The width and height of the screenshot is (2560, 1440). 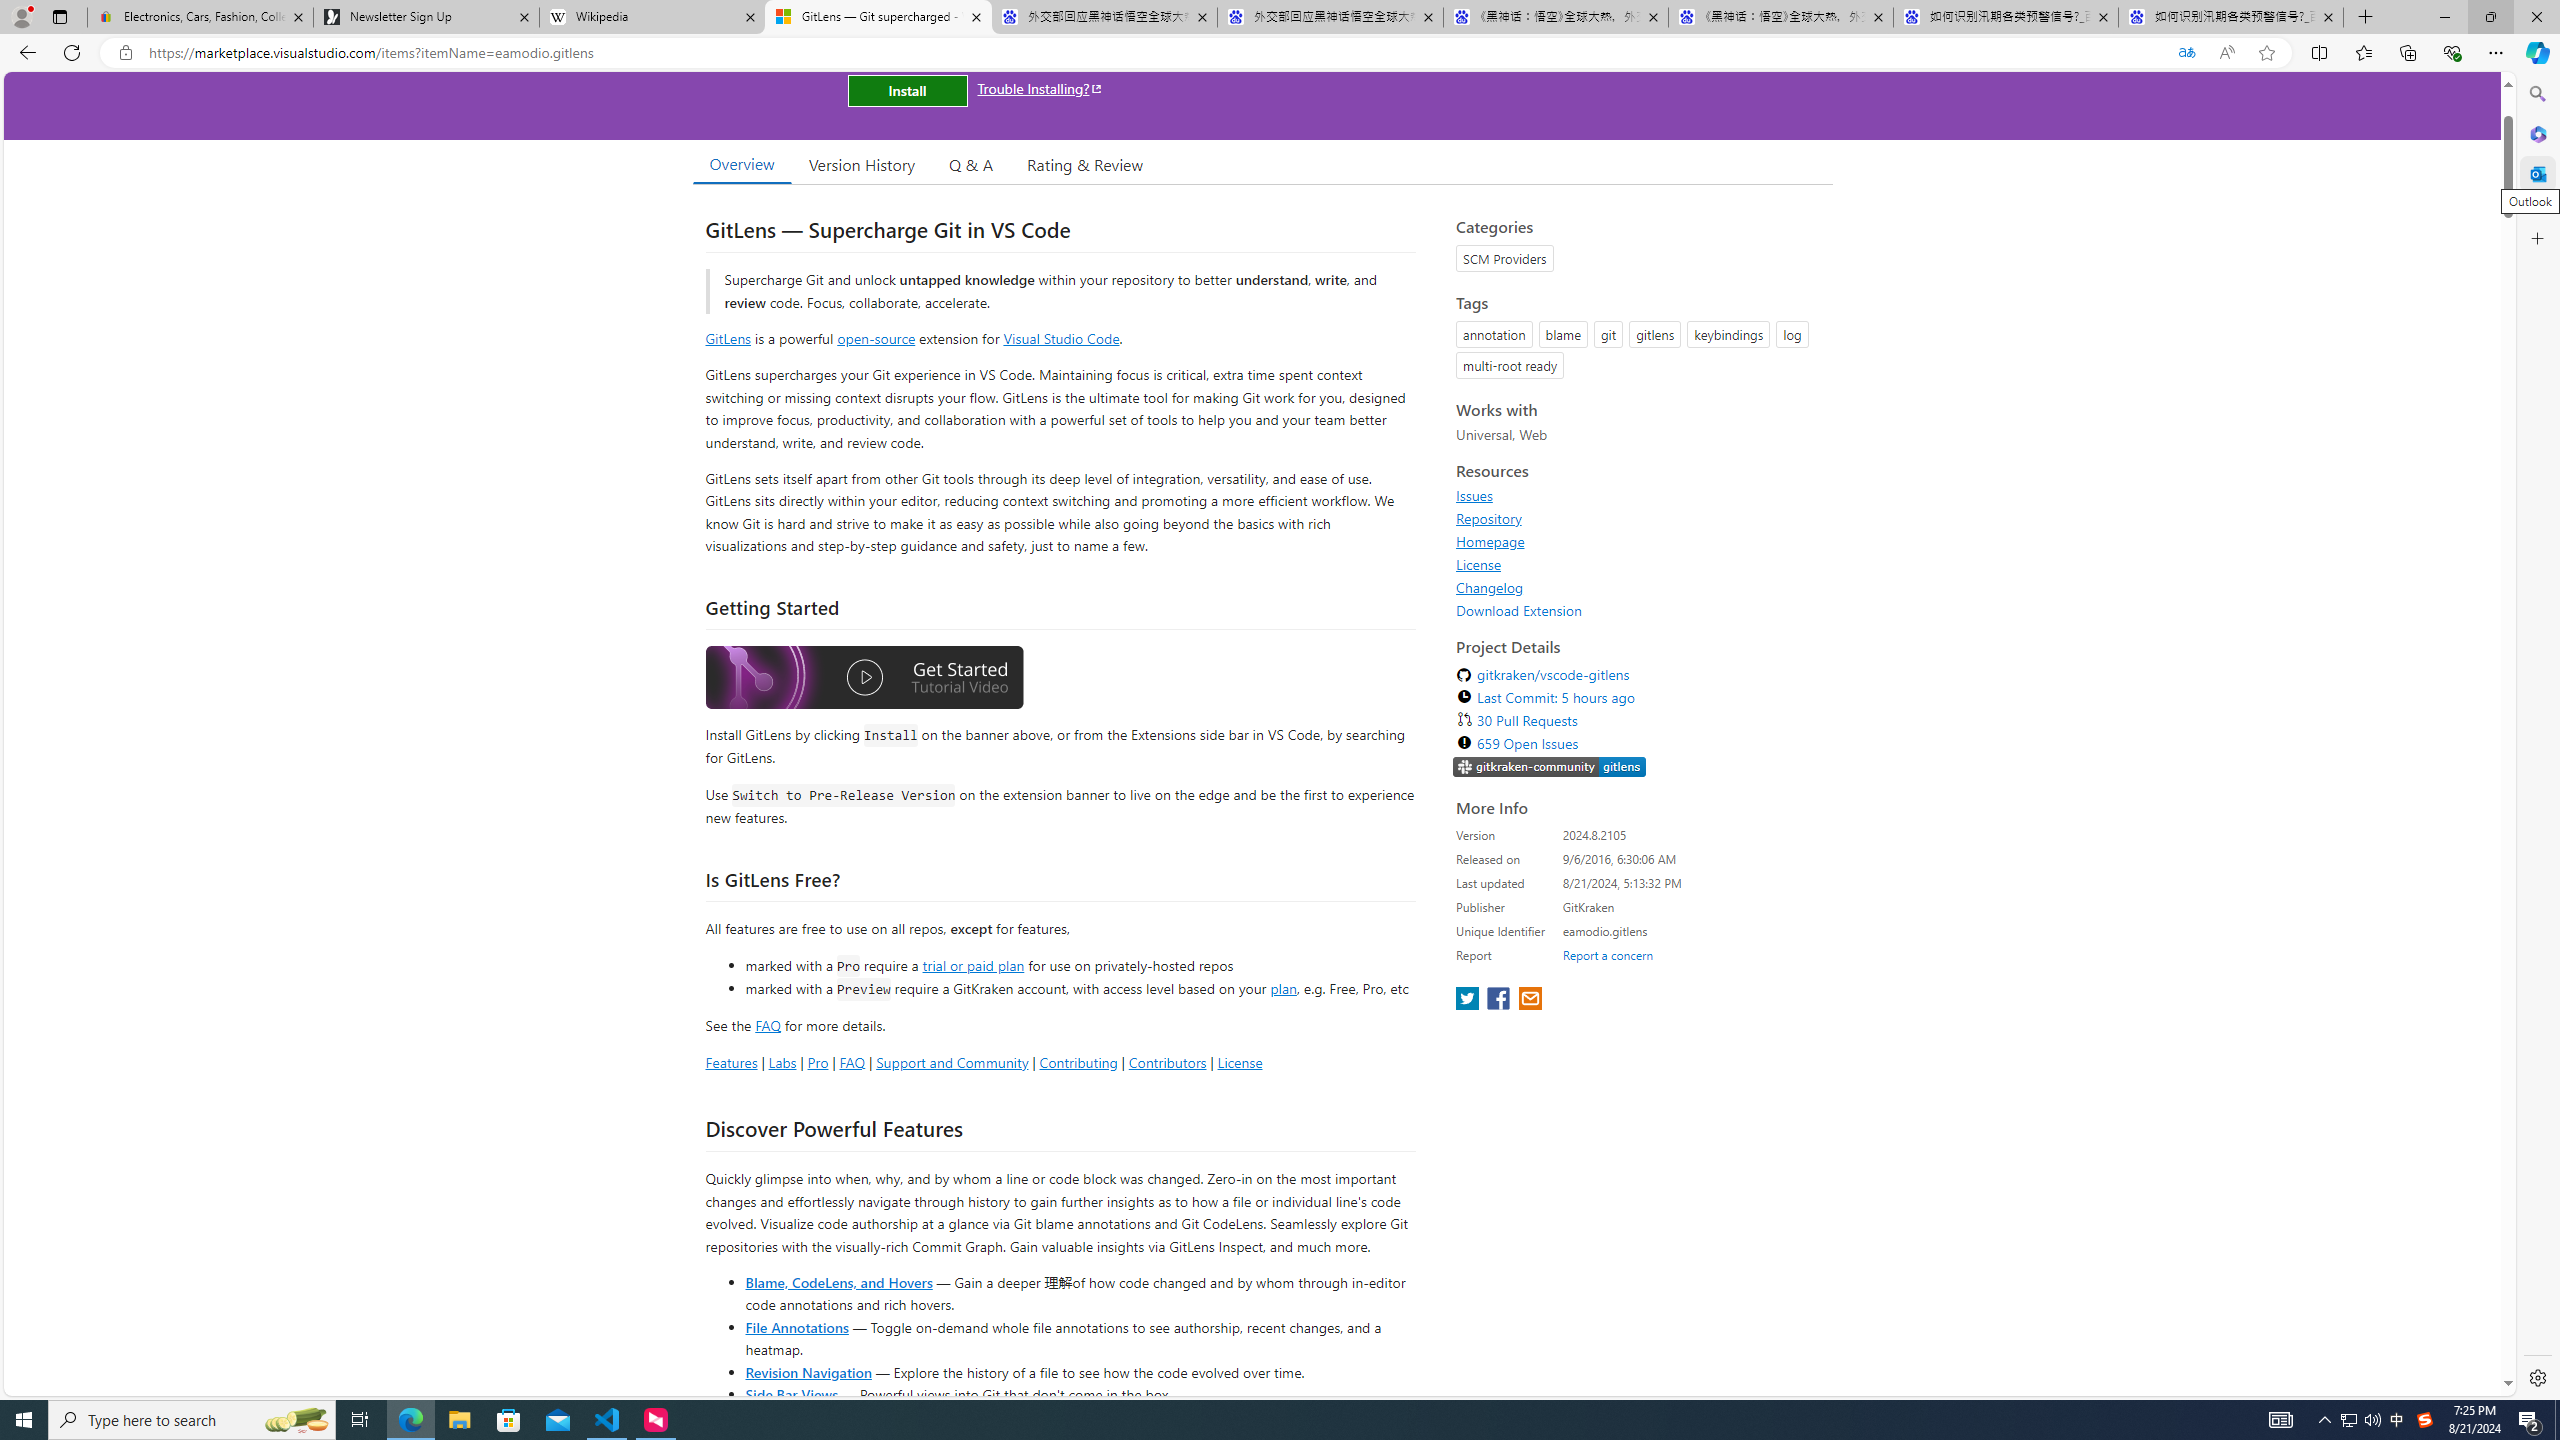 I want to click on 'share extension on facebook', so click(x=1500, y=999).